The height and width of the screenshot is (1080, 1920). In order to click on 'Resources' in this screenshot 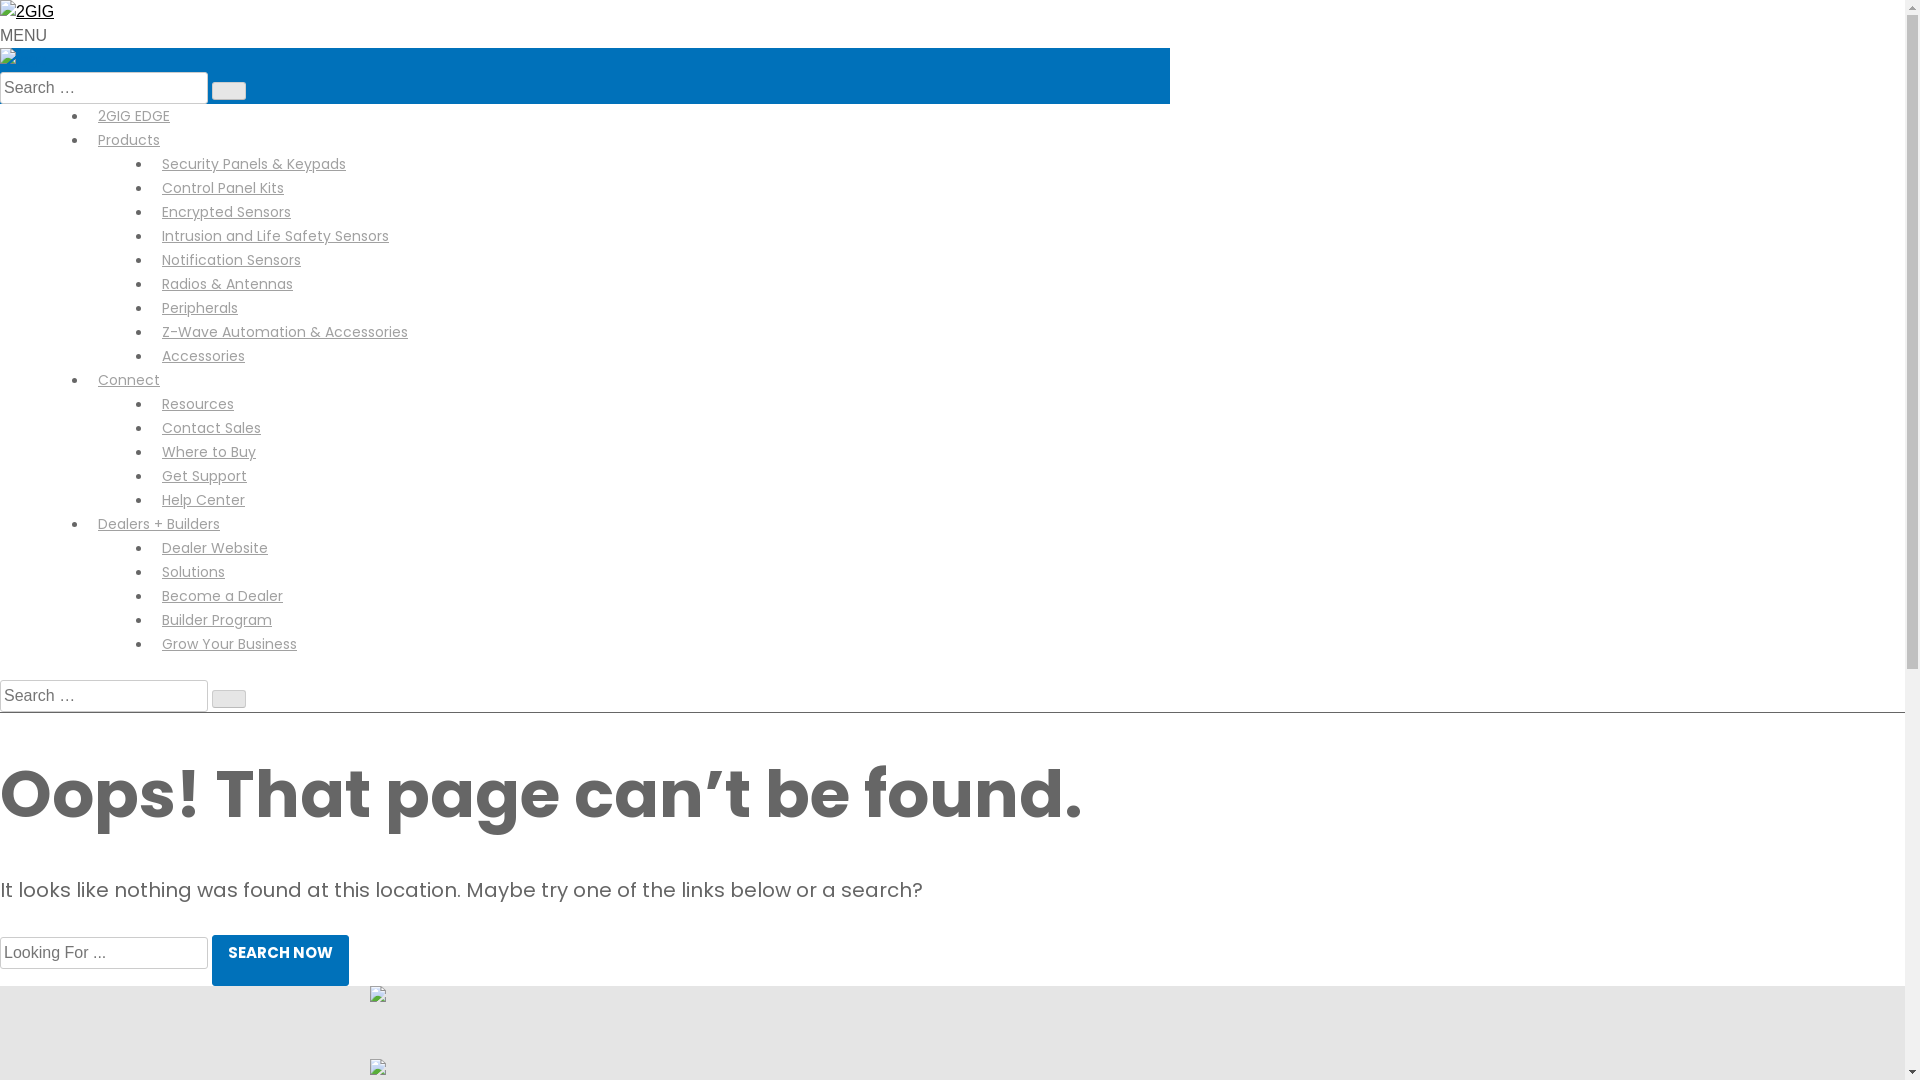, I will do `click(197, 404)`.